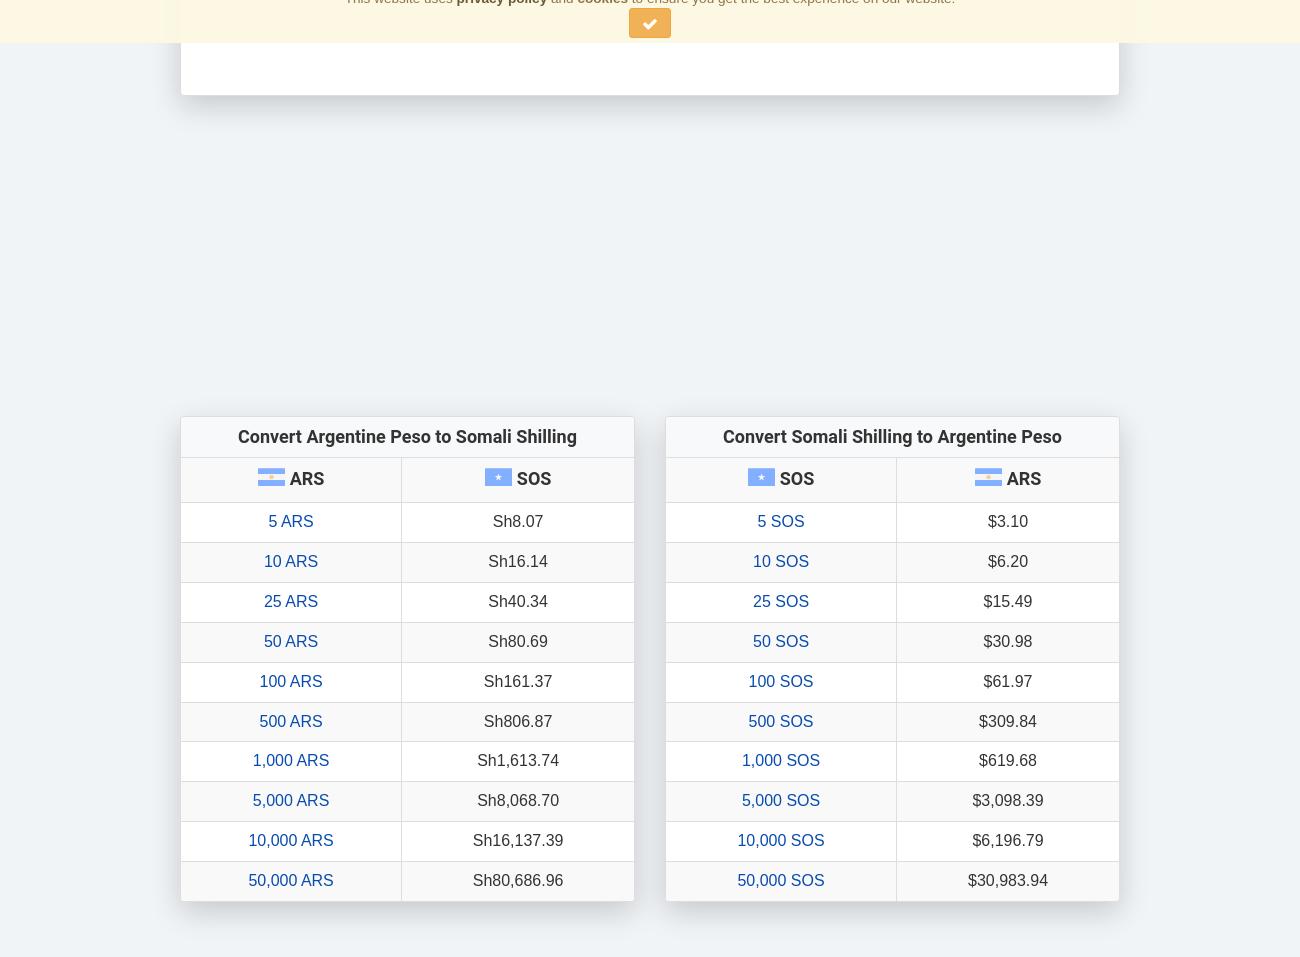 The width and height of the screenshot is (1300, 957). I want to click on '1,000 SOS', so click(779, 760).